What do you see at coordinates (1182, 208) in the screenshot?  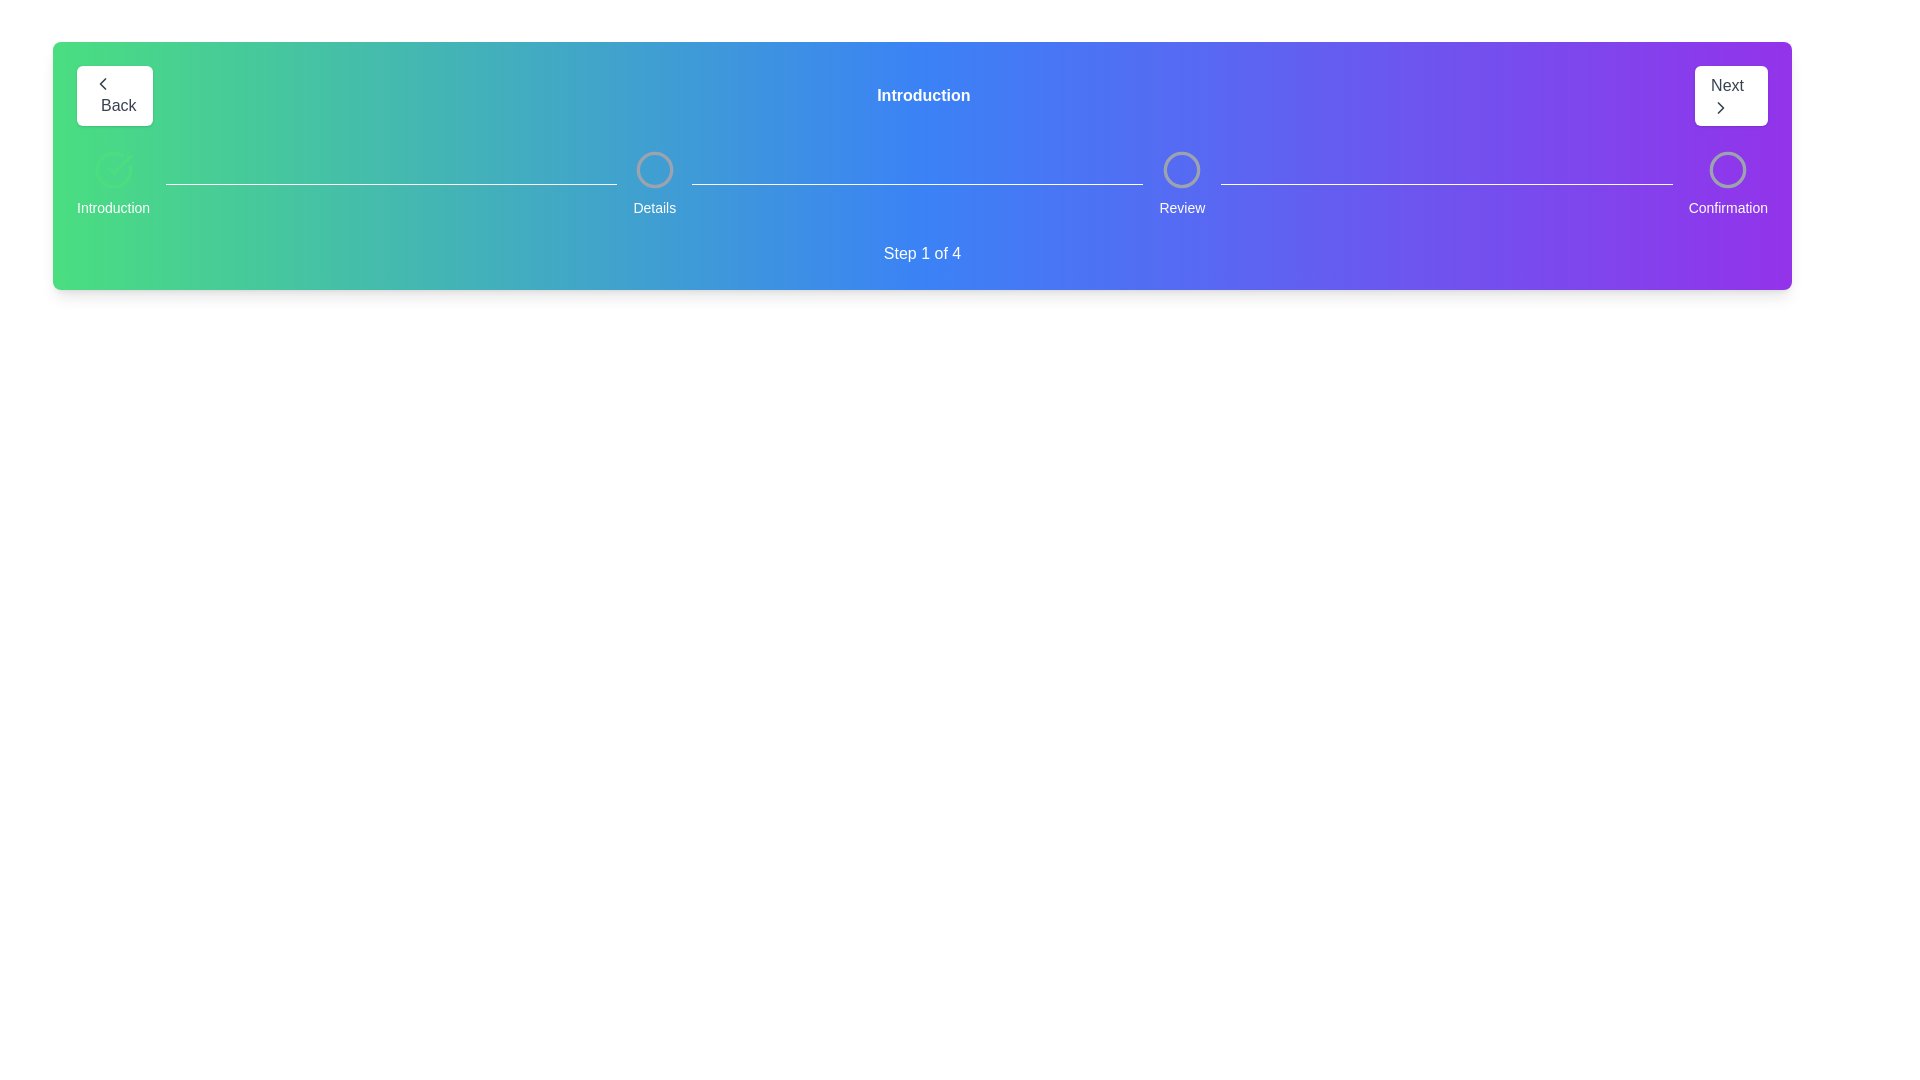 I see `the text label indicating the third step 'Review' in the multi-step progress tracker for accessibility purposes` at bounding box center [1182, 208].